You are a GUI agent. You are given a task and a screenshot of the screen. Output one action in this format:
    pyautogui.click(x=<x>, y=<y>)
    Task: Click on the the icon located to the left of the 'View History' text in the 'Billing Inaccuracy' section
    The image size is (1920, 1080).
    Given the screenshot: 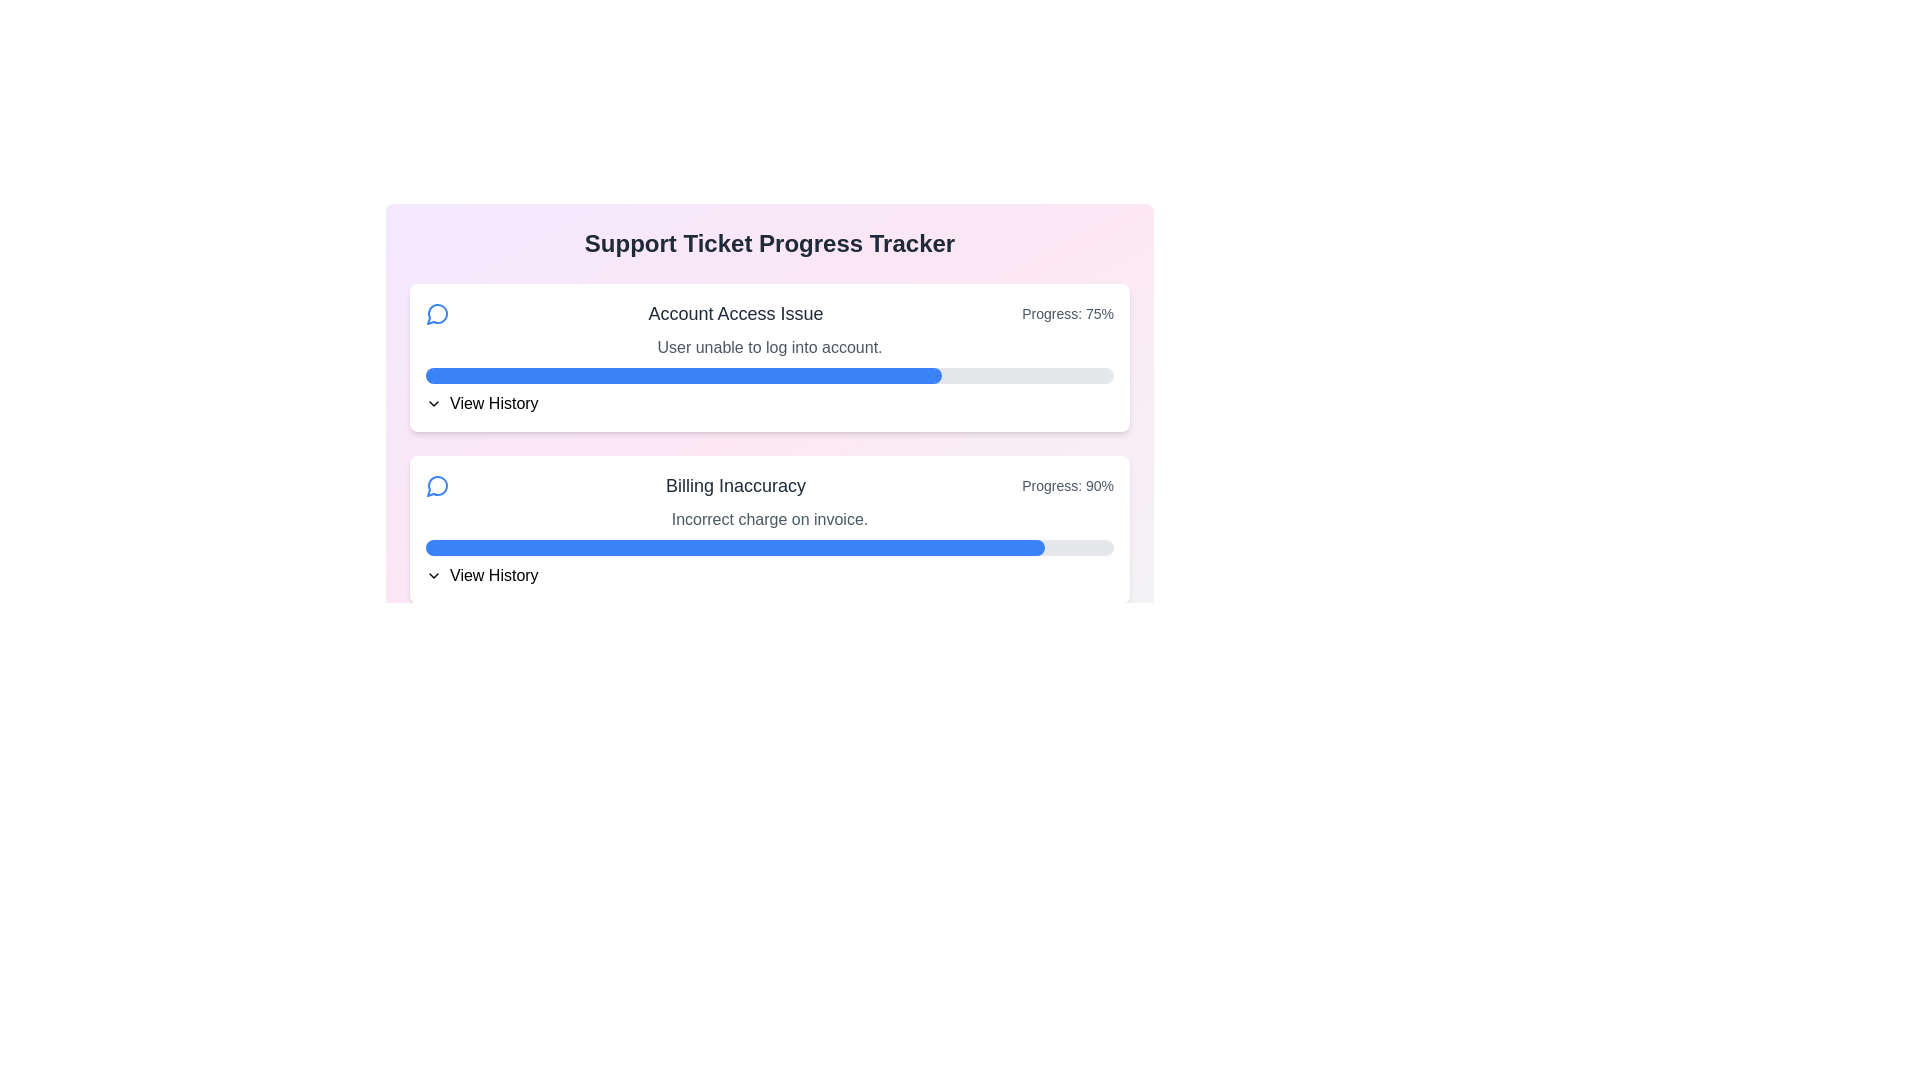 What is the action you would take?
    pyautogui.click(x=432, y=575)
    